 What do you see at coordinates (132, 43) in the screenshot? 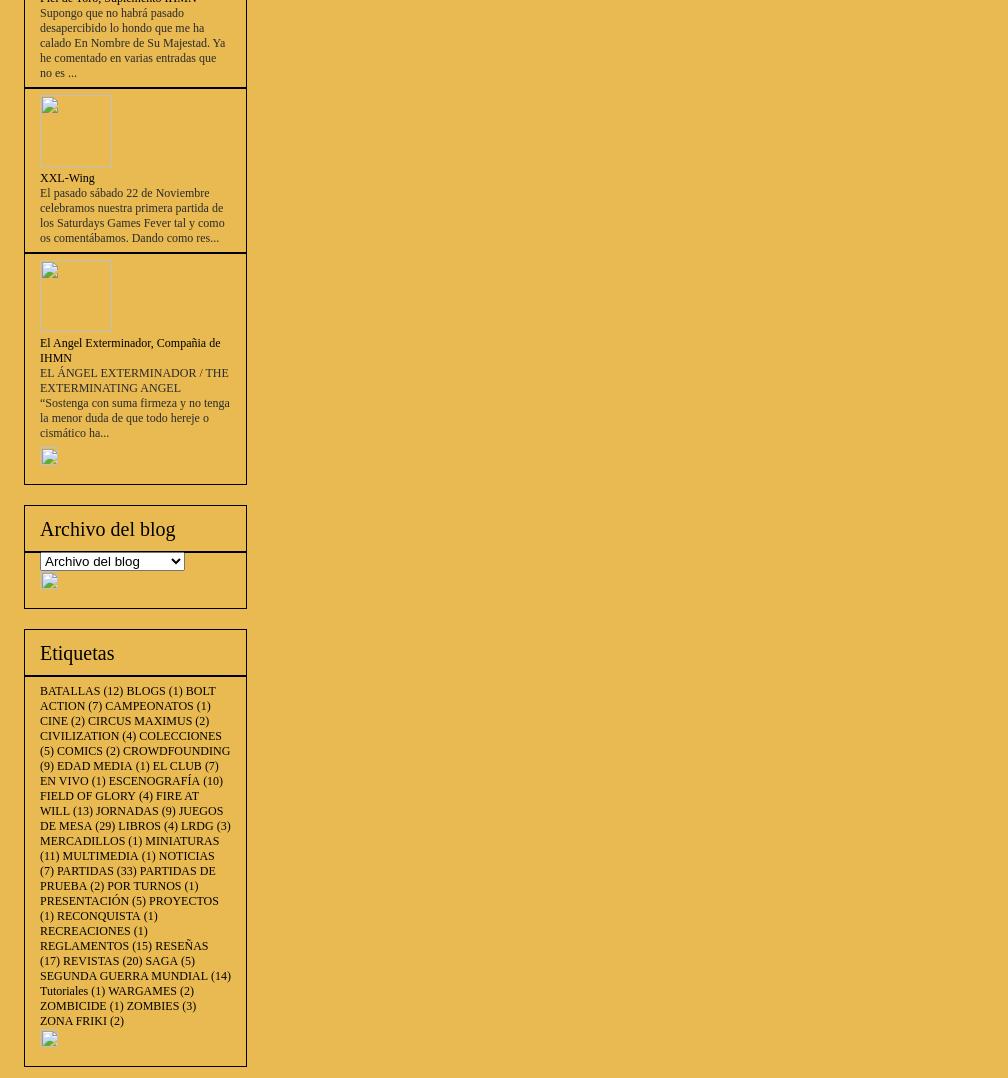
I see `'Supongo que no habrá pasado desapercibido lo hondo que me ha calado En Nombre de Su Majestad. Ya he comentado en varias entradas que no es ...'` at bounding box center [132, 43].